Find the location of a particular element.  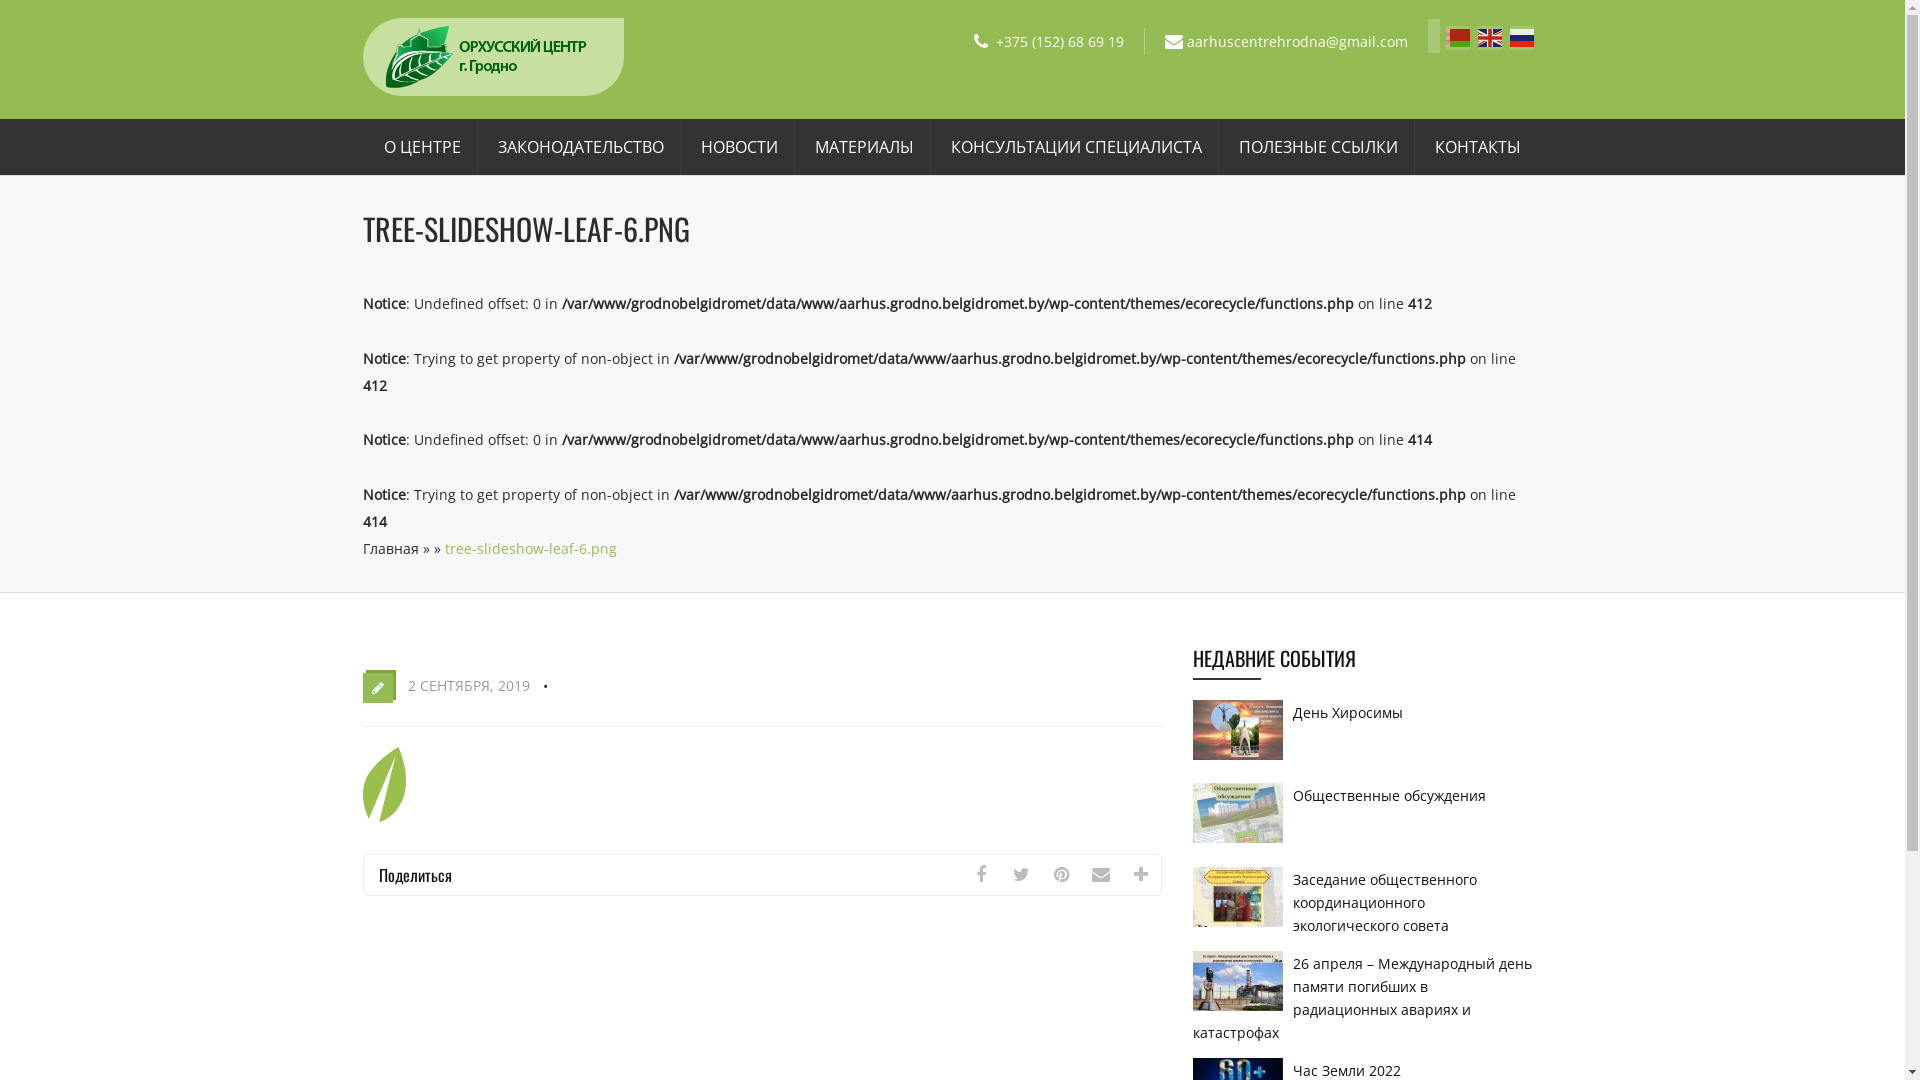

'English' is located at coordinates (1493, 35).